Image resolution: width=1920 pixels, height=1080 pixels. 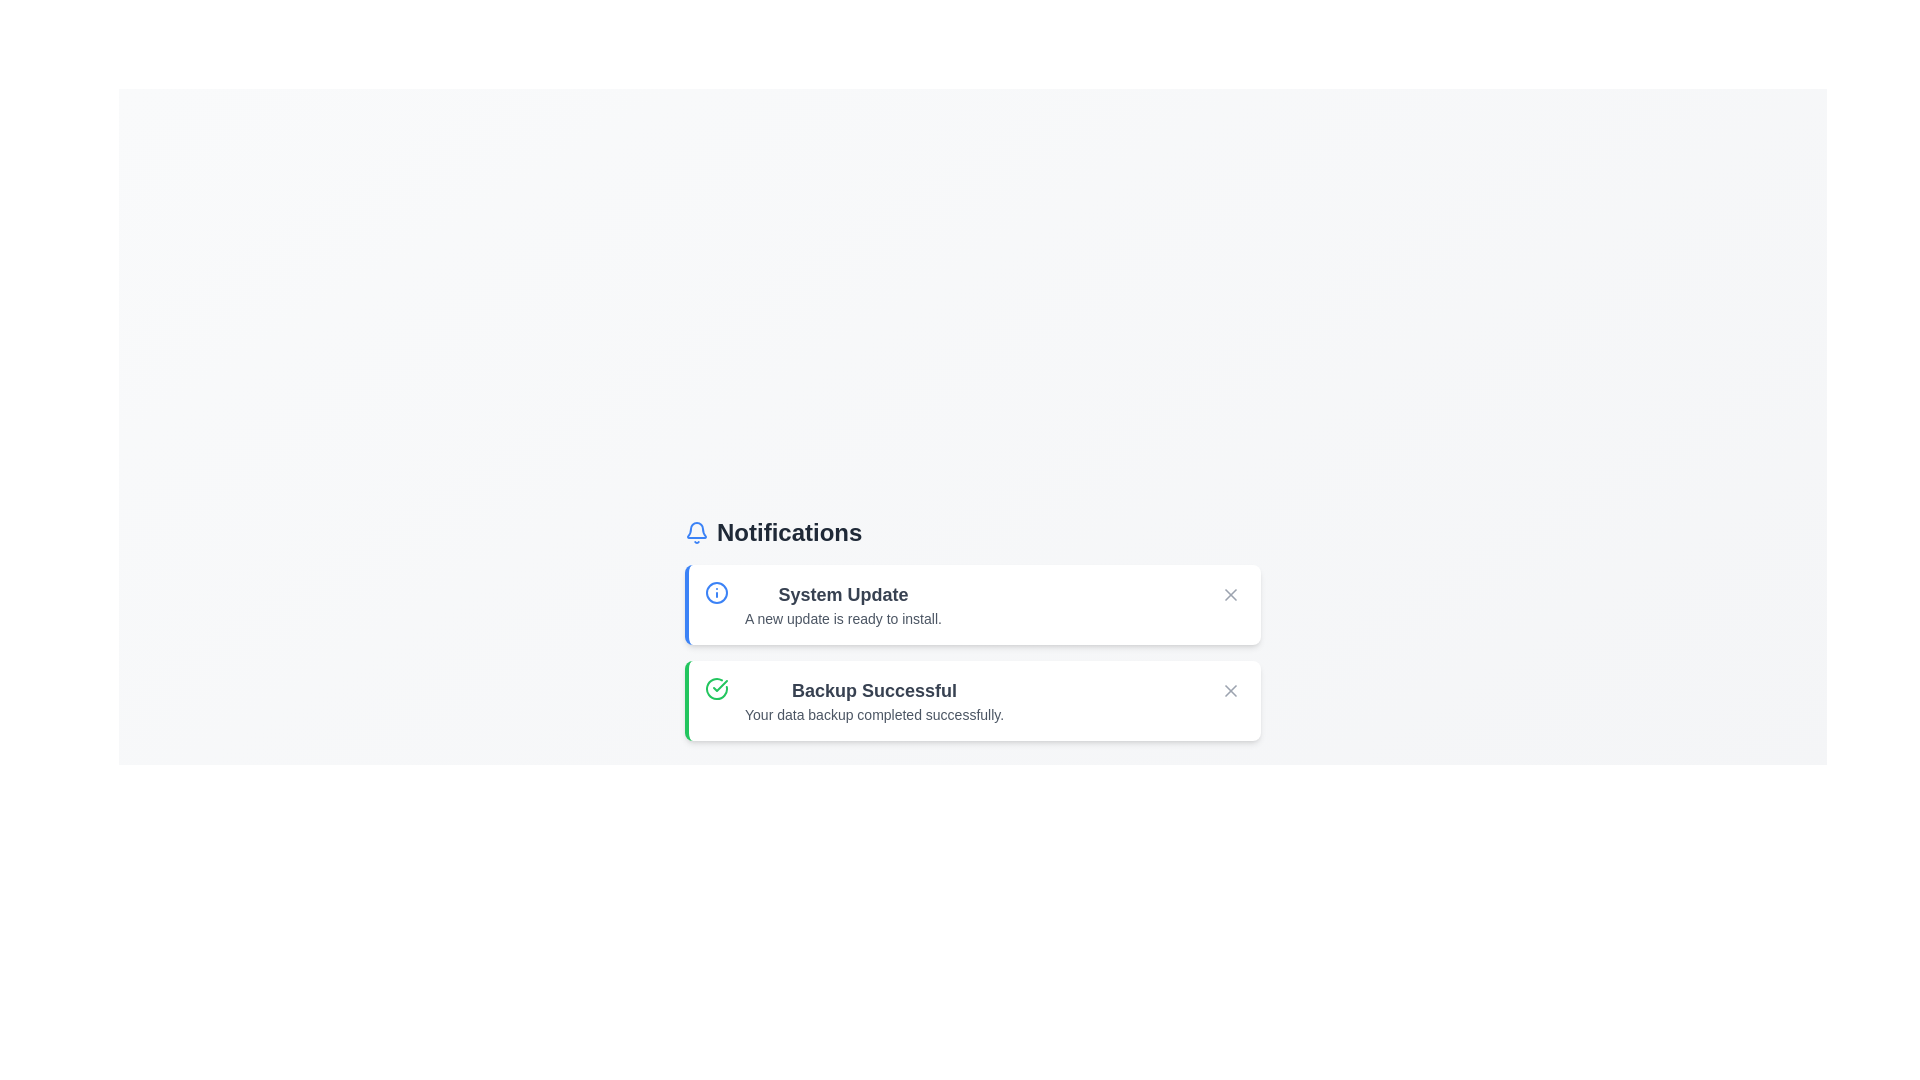 I want to click on the bell-shaped notification icon filled with gentle blue color located in the notification section near the top-left area of the interface, so click(x=696, y=528).